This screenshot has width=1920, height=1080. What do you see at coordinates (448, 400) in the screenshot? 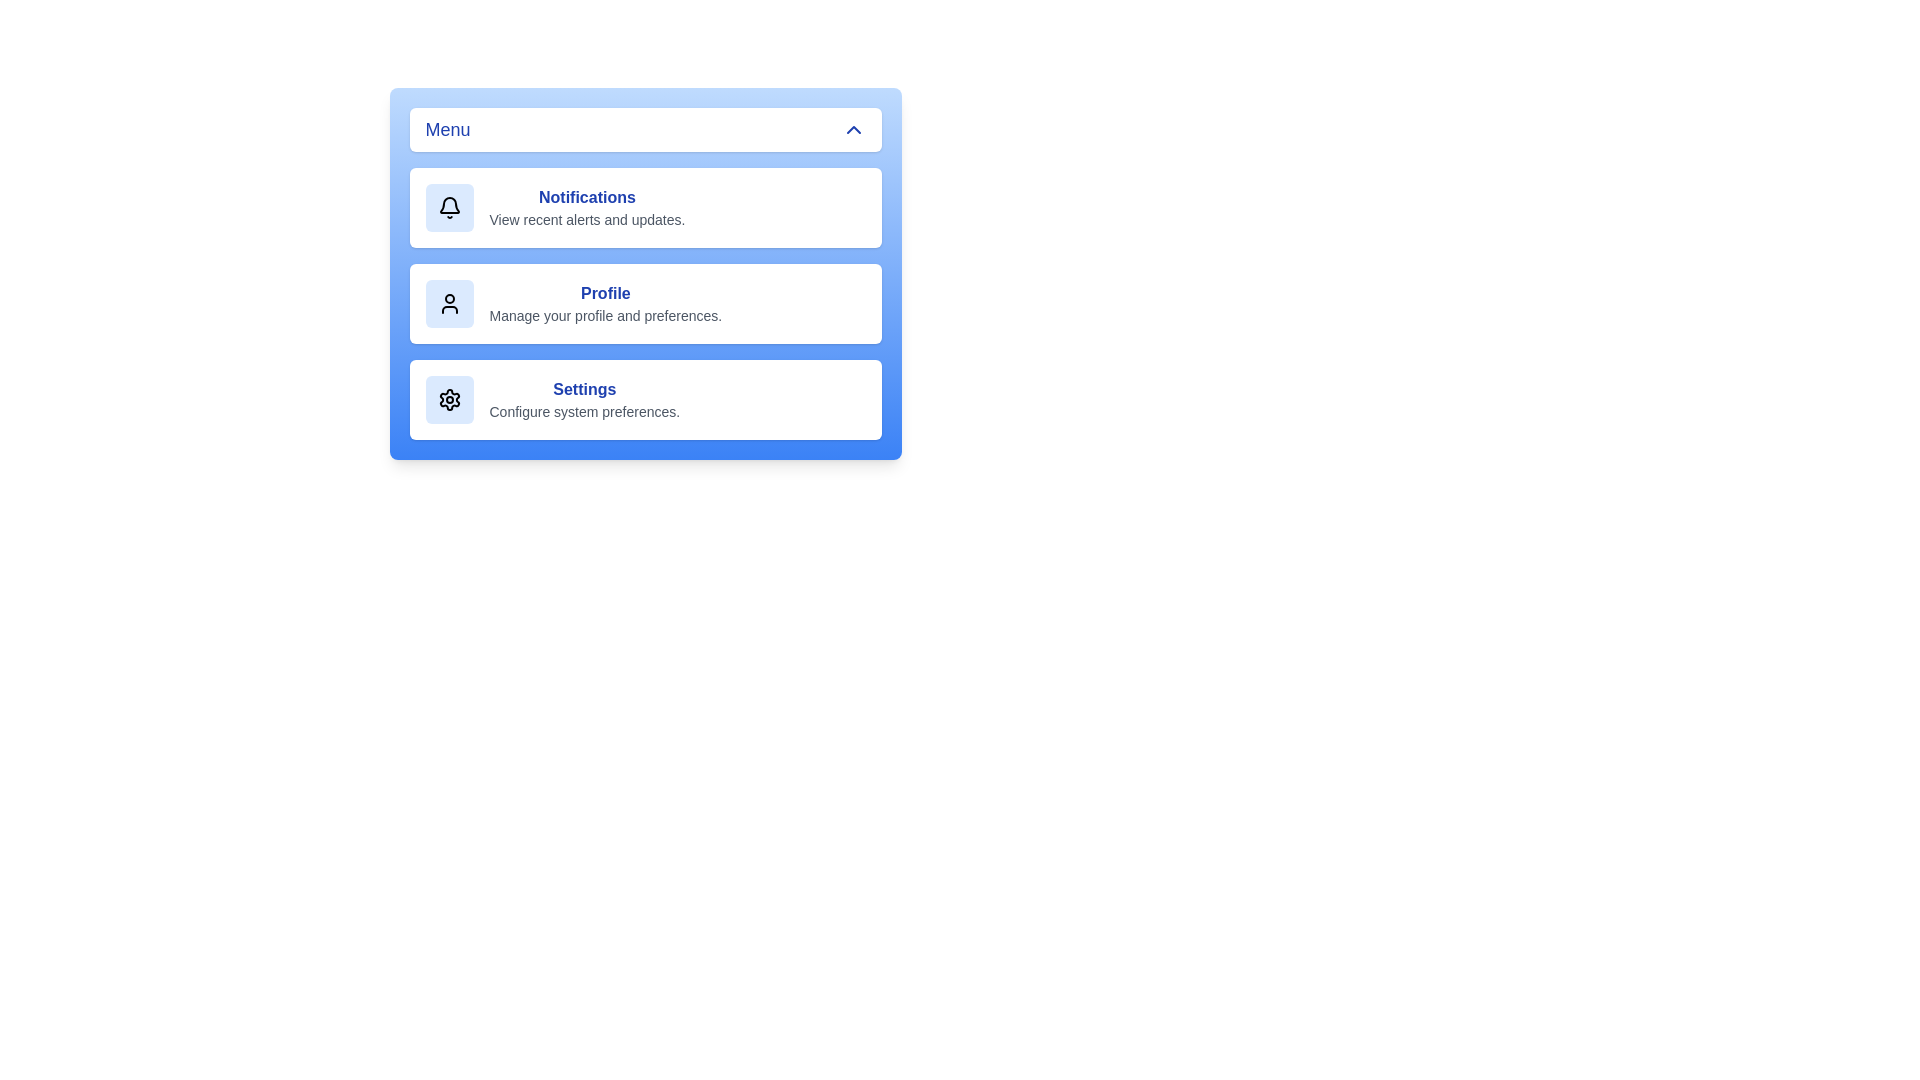
I see `the icon corresponding to Settings in the menu` at bounding box center [448, 400].